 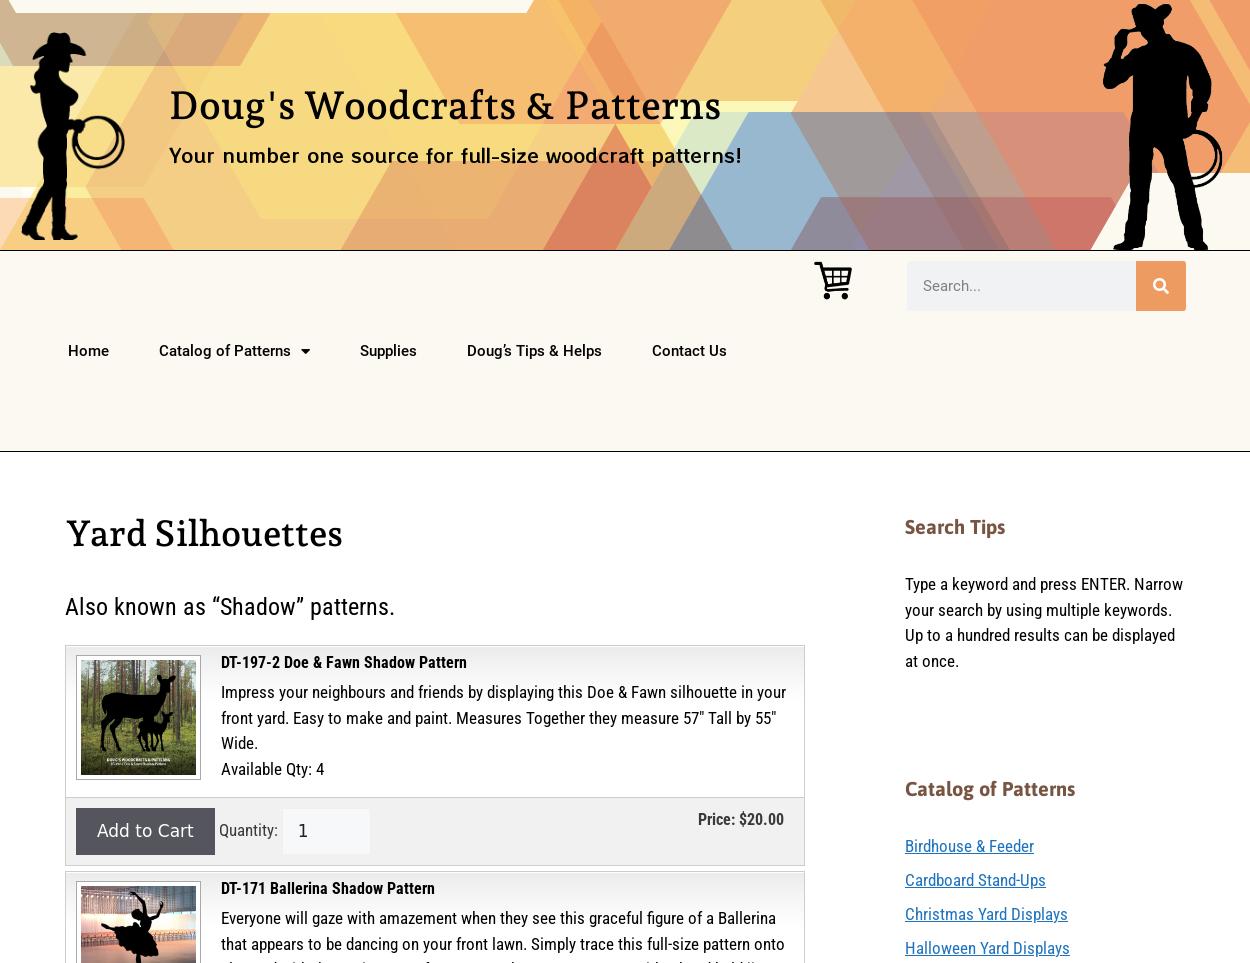 What do you see at coordinates (272, 767) in the screenshot?
I see `'Available Qty: 4'` at bounding box center [272, 767].